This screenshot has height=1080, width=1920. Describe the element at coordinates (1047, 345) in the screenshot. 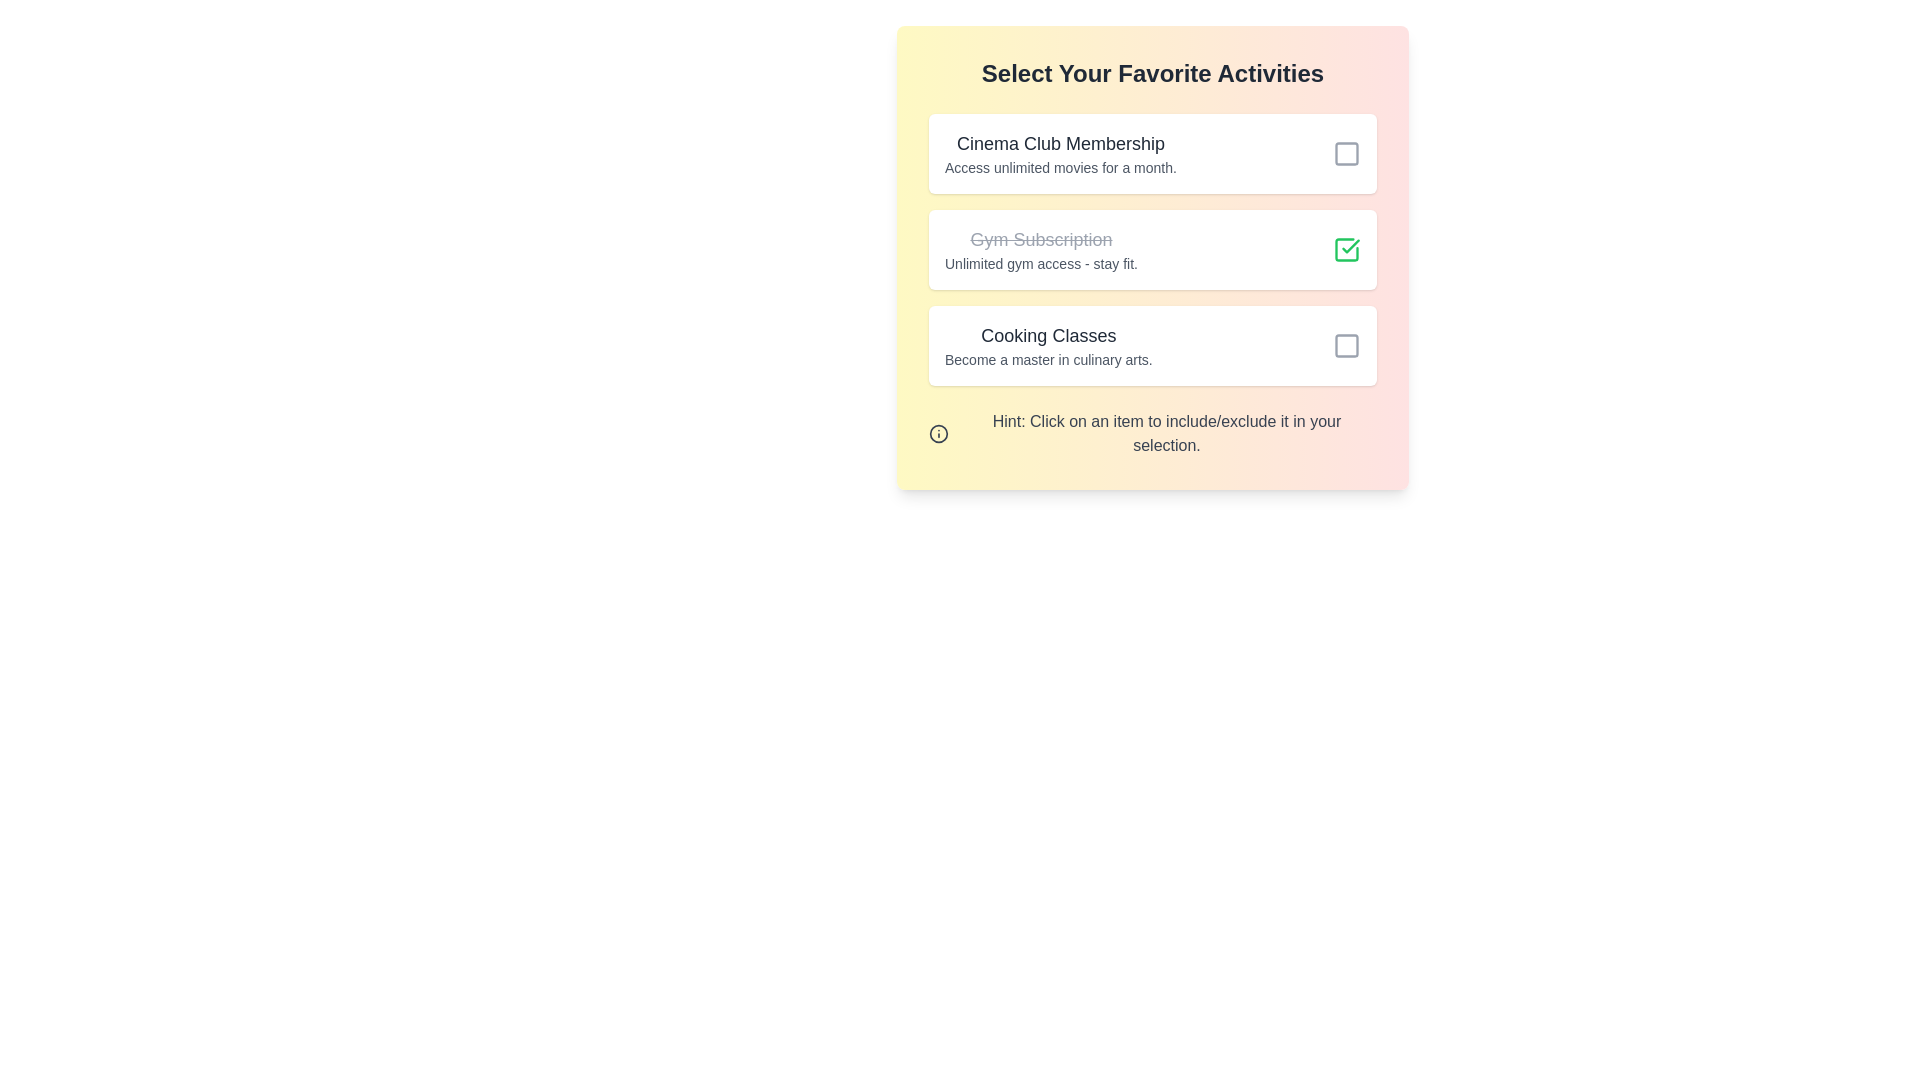

I see `the formatted text label for 'Cooking Classes', which is the third option in a vertical list on a light yellow background, aligned to the left` at that location.